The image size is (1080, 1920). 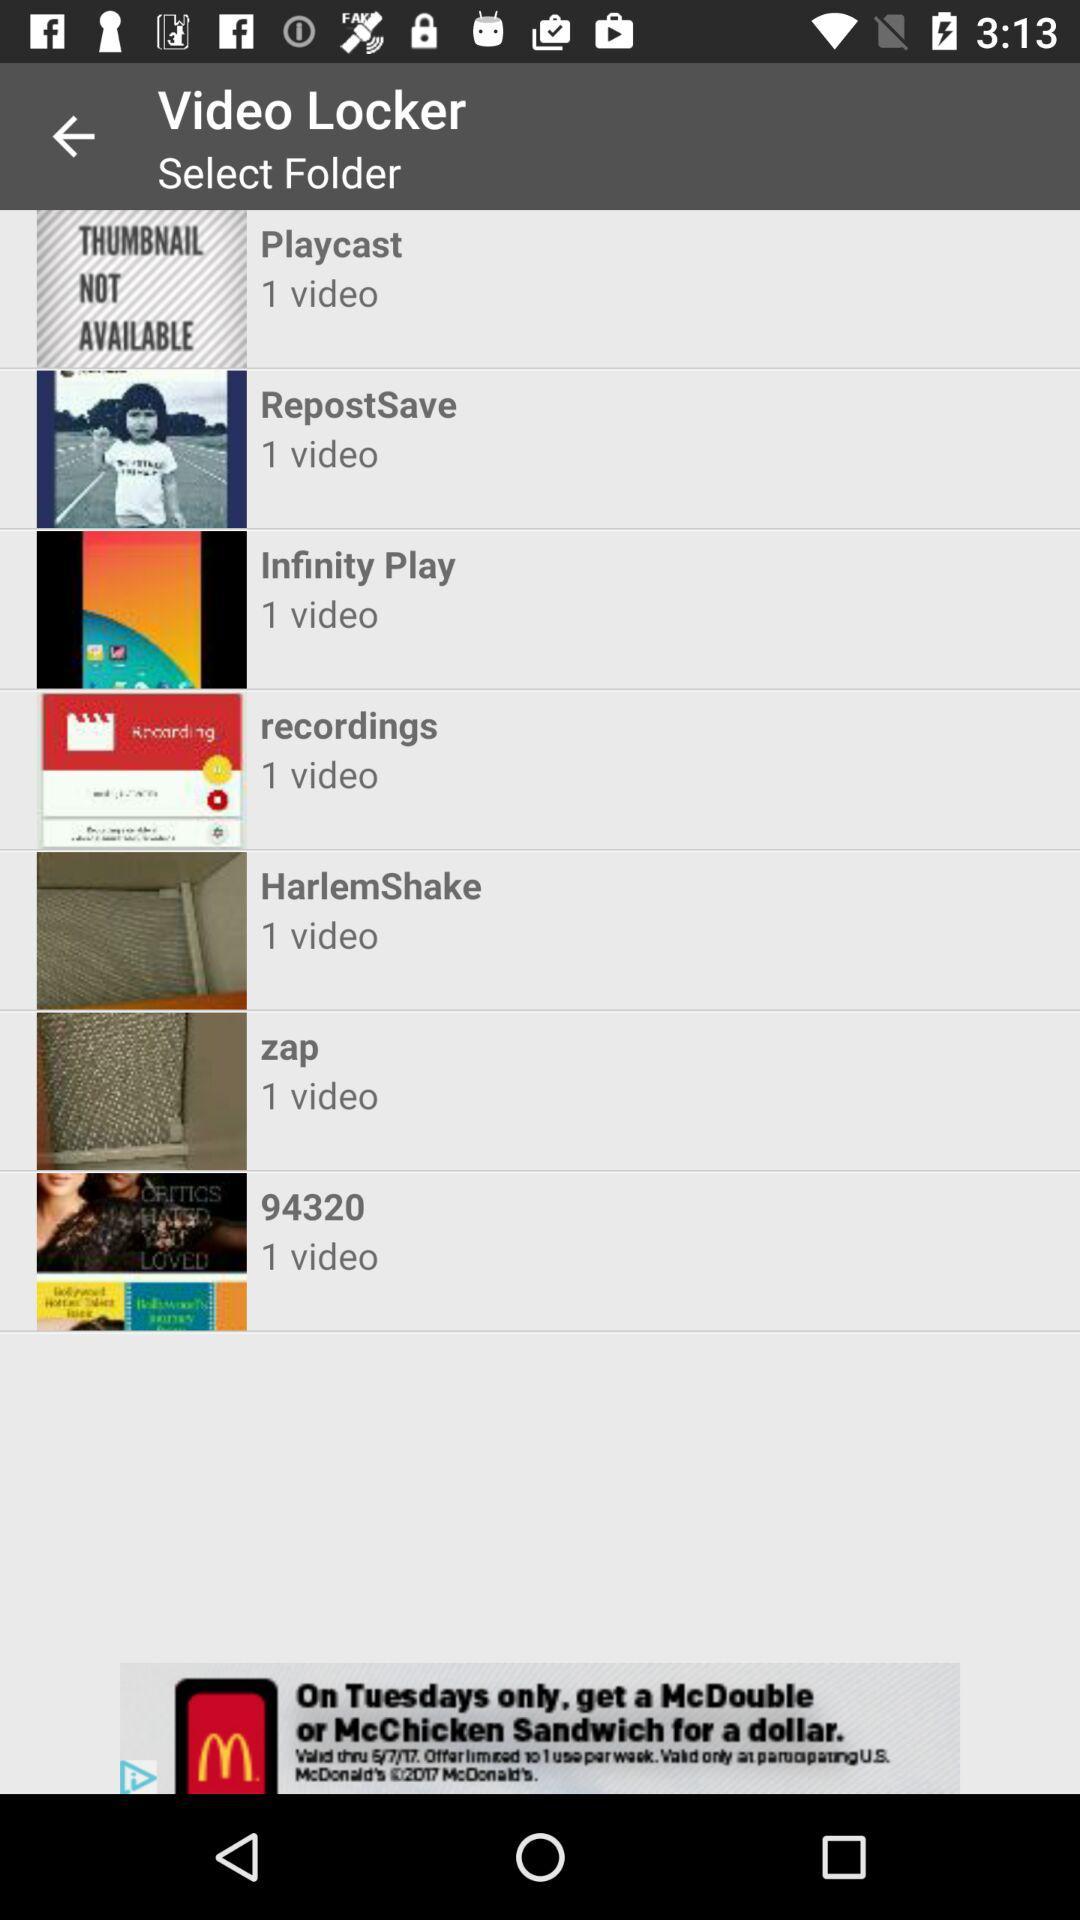 I want to click on the last option, so click(x=141, y=1251).